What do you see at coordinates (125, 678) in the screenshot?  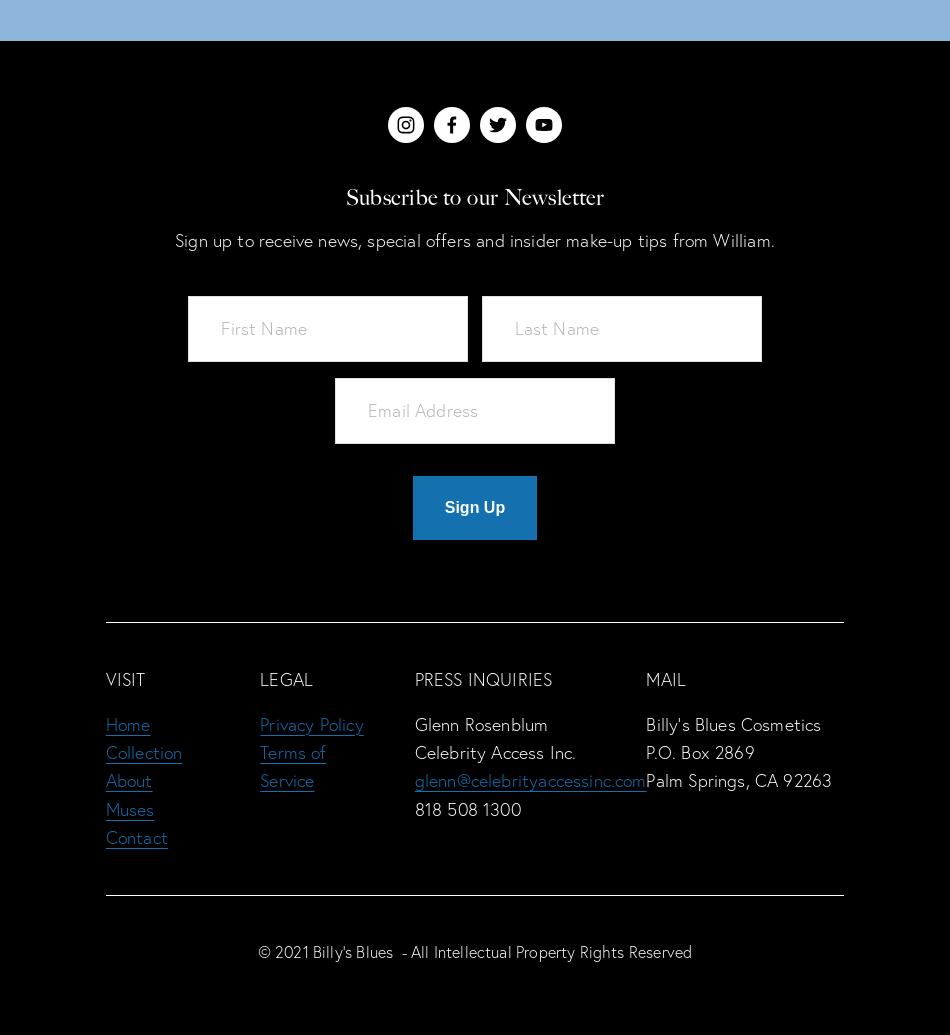 I see `'VISIT'` at bounding box center [125, 678].